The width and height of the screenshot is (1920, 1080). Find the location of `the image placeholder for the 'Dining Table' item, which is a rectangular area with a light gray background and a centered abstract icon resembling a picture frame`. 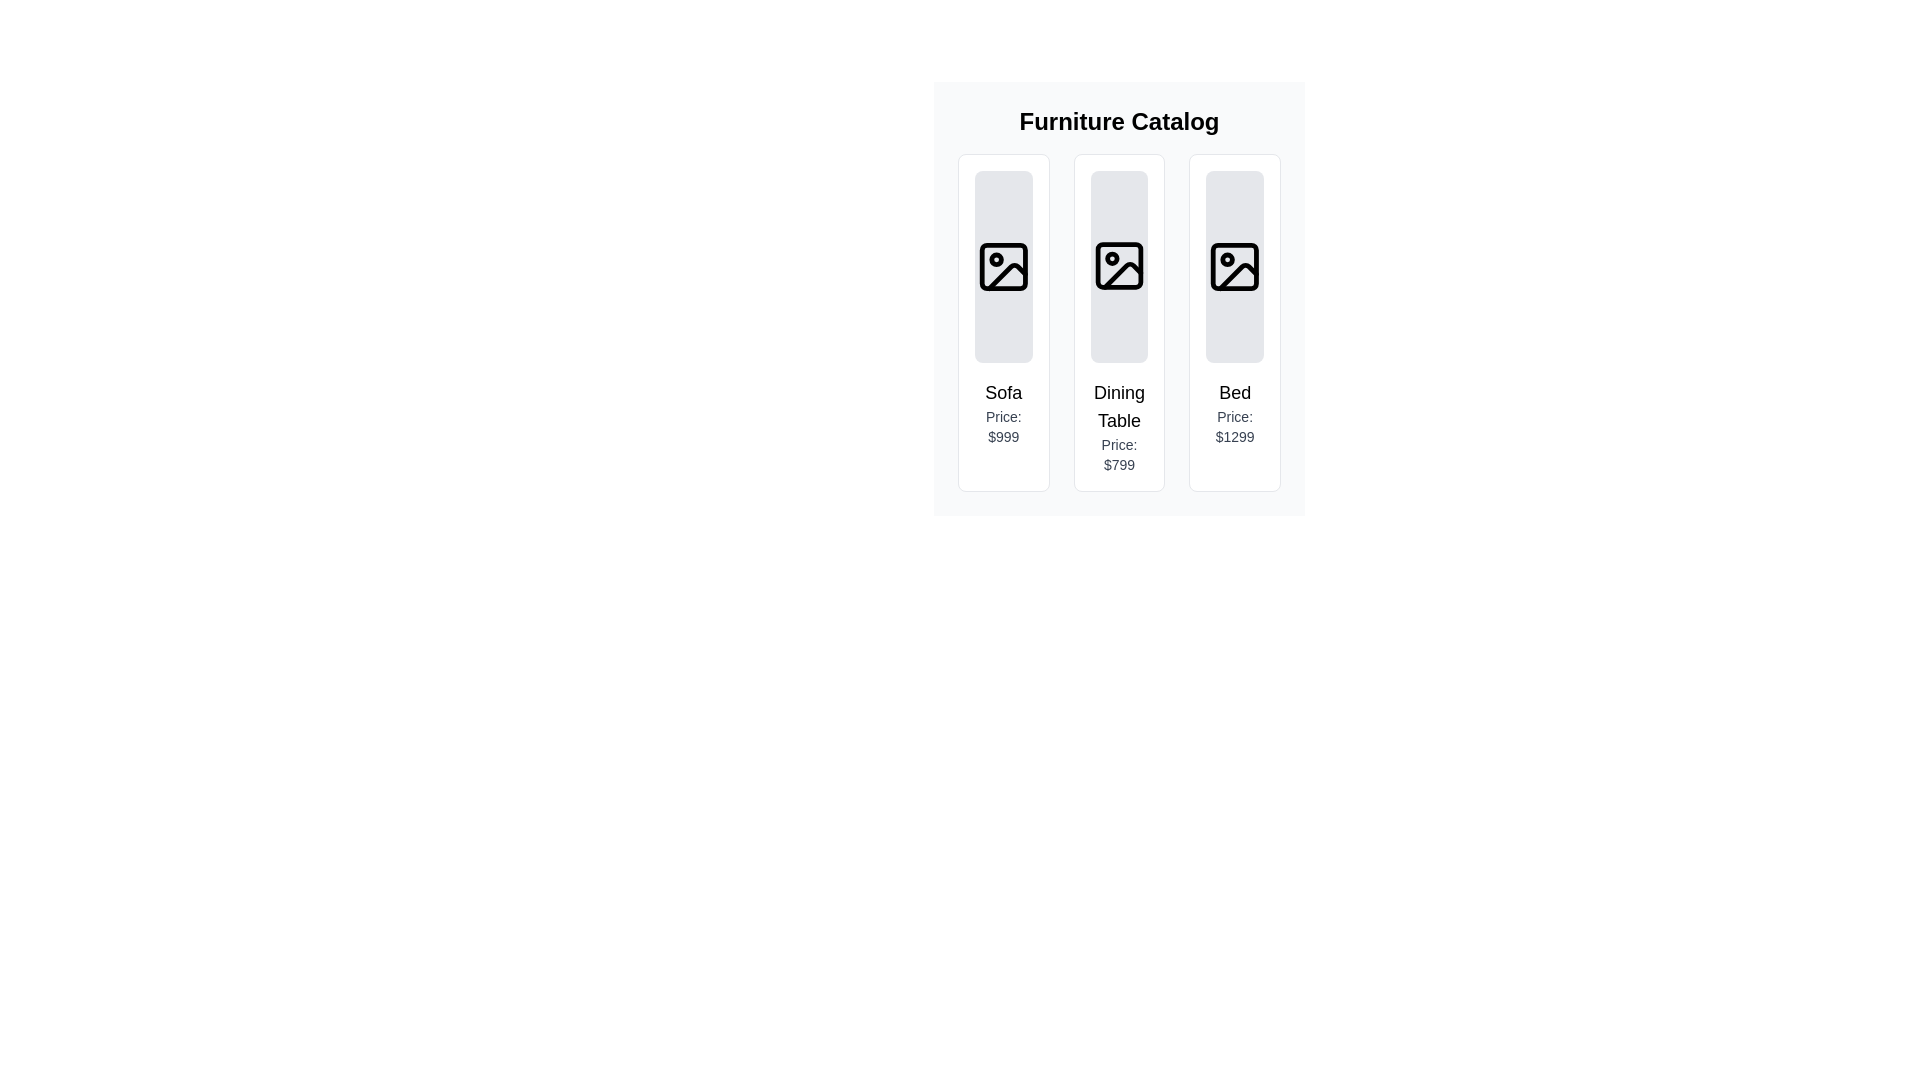

the image placeholder for the 'Dining Table' item, which is a rectangular area with a light gray background and a centered abstract icon resembling a picture frame is located at coordinates (1118, 265).